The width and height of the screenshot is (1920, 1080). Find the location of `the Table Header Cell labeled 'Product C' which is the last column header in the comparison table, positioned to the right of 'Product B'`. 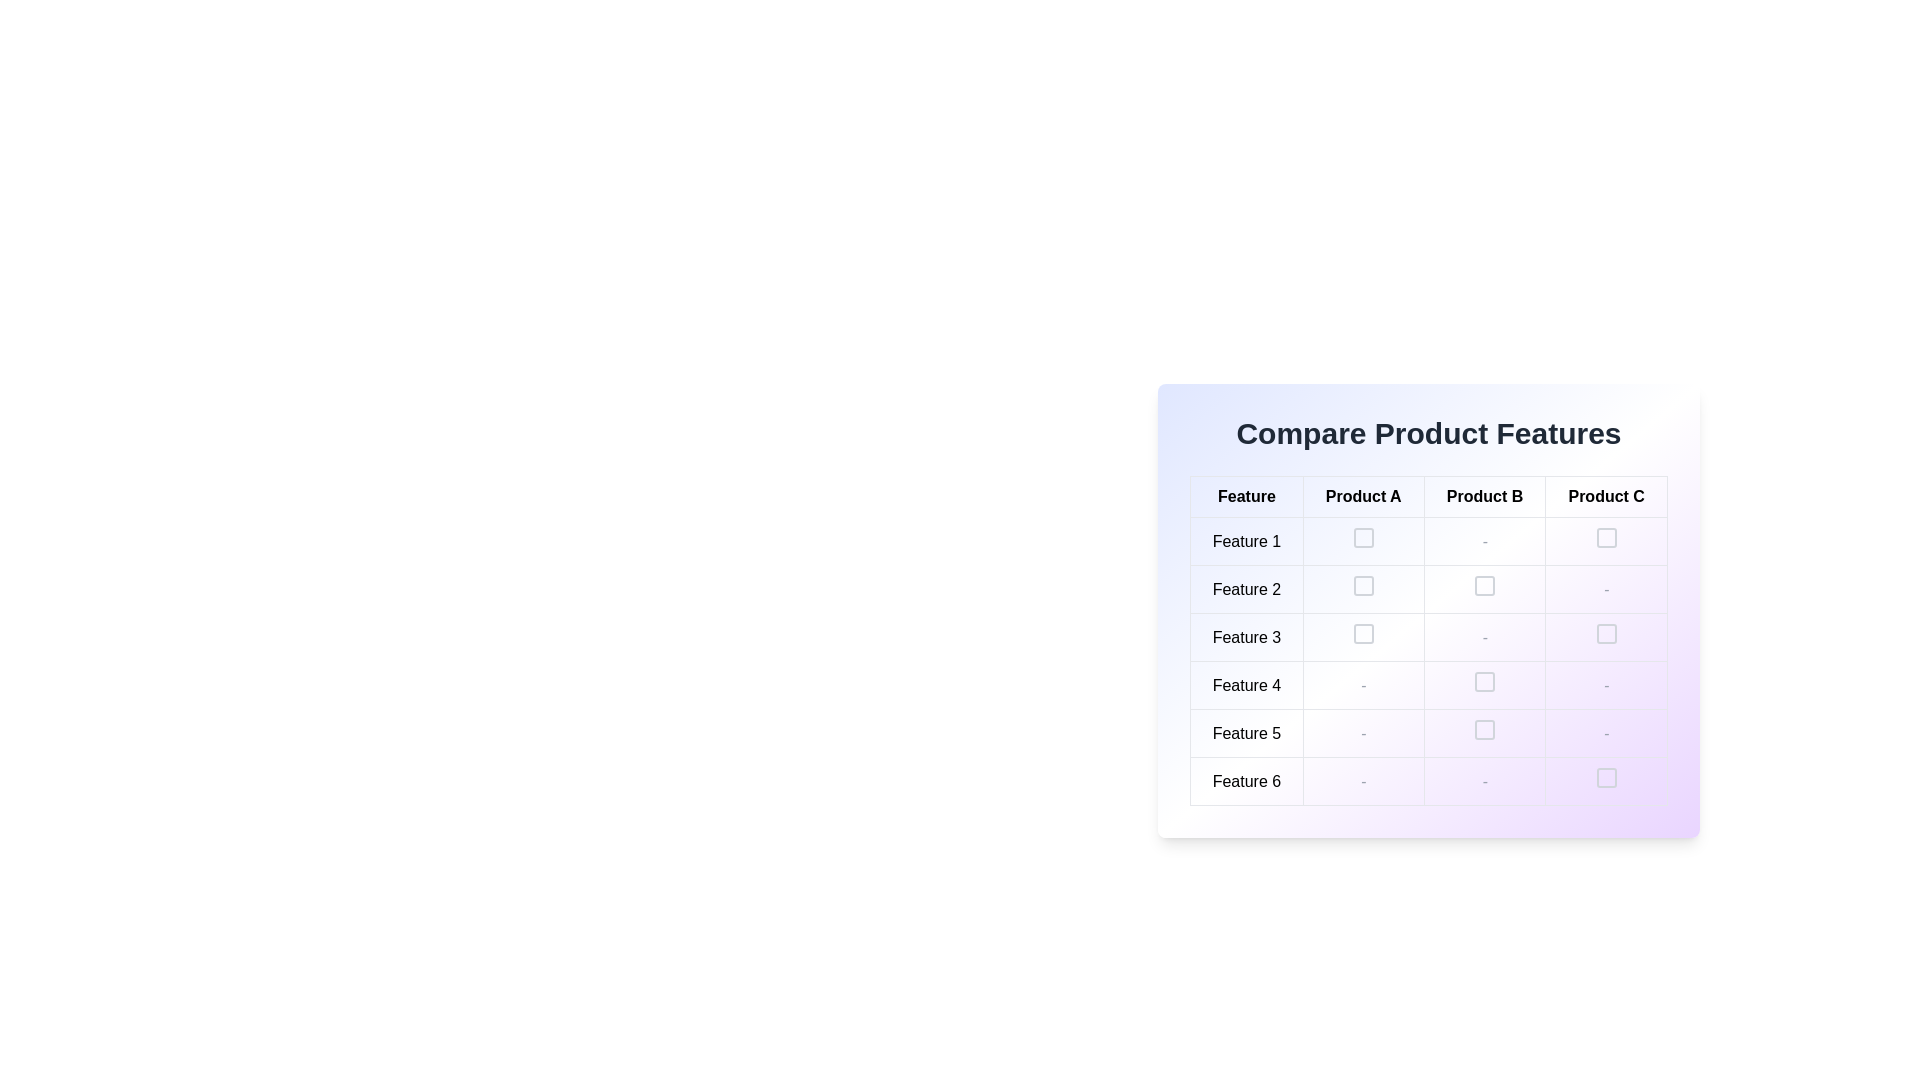

the Table Header Cell labeled 'Product C' which is the last column header in the comparison table, positioned to the right of 'Product B' is located at coordinates (1606, 496).